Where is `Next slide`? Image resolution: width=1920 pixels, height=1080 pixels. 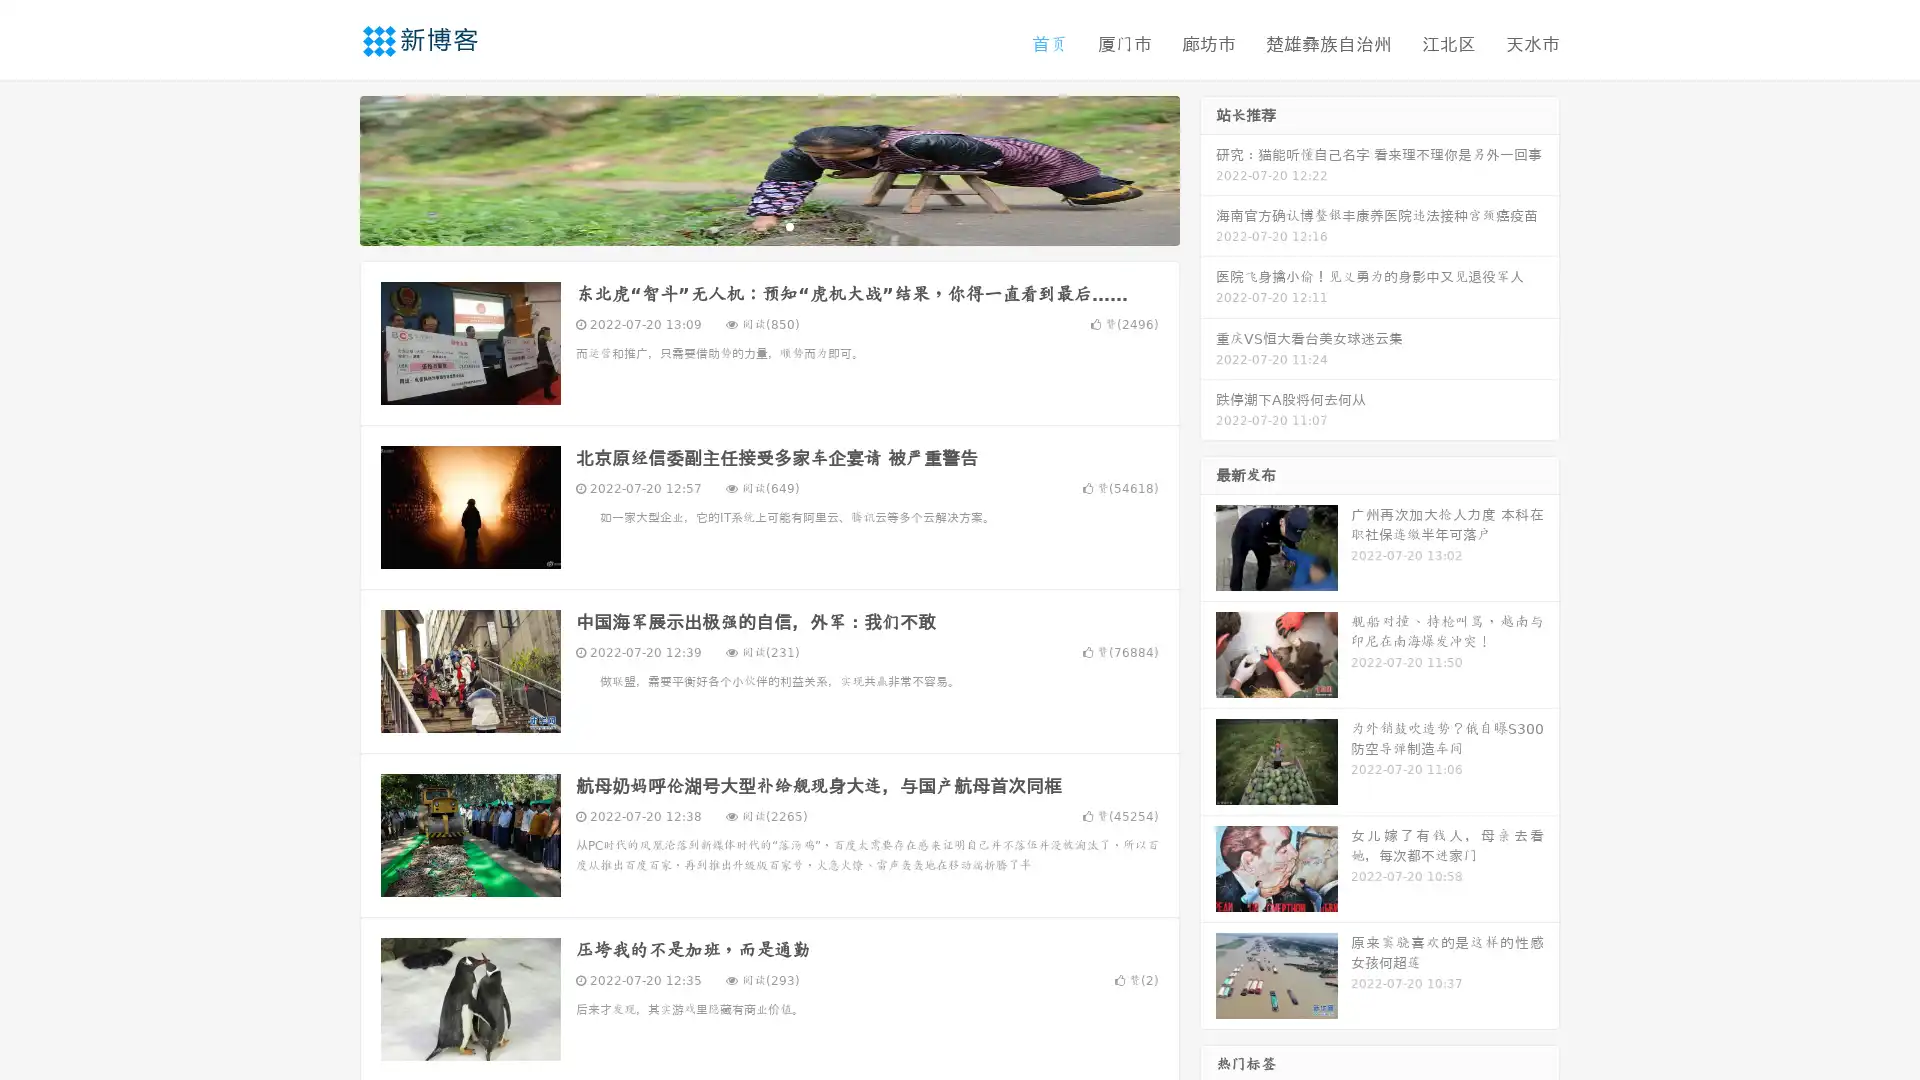
Next slide is located at coordinates (1208, 168).